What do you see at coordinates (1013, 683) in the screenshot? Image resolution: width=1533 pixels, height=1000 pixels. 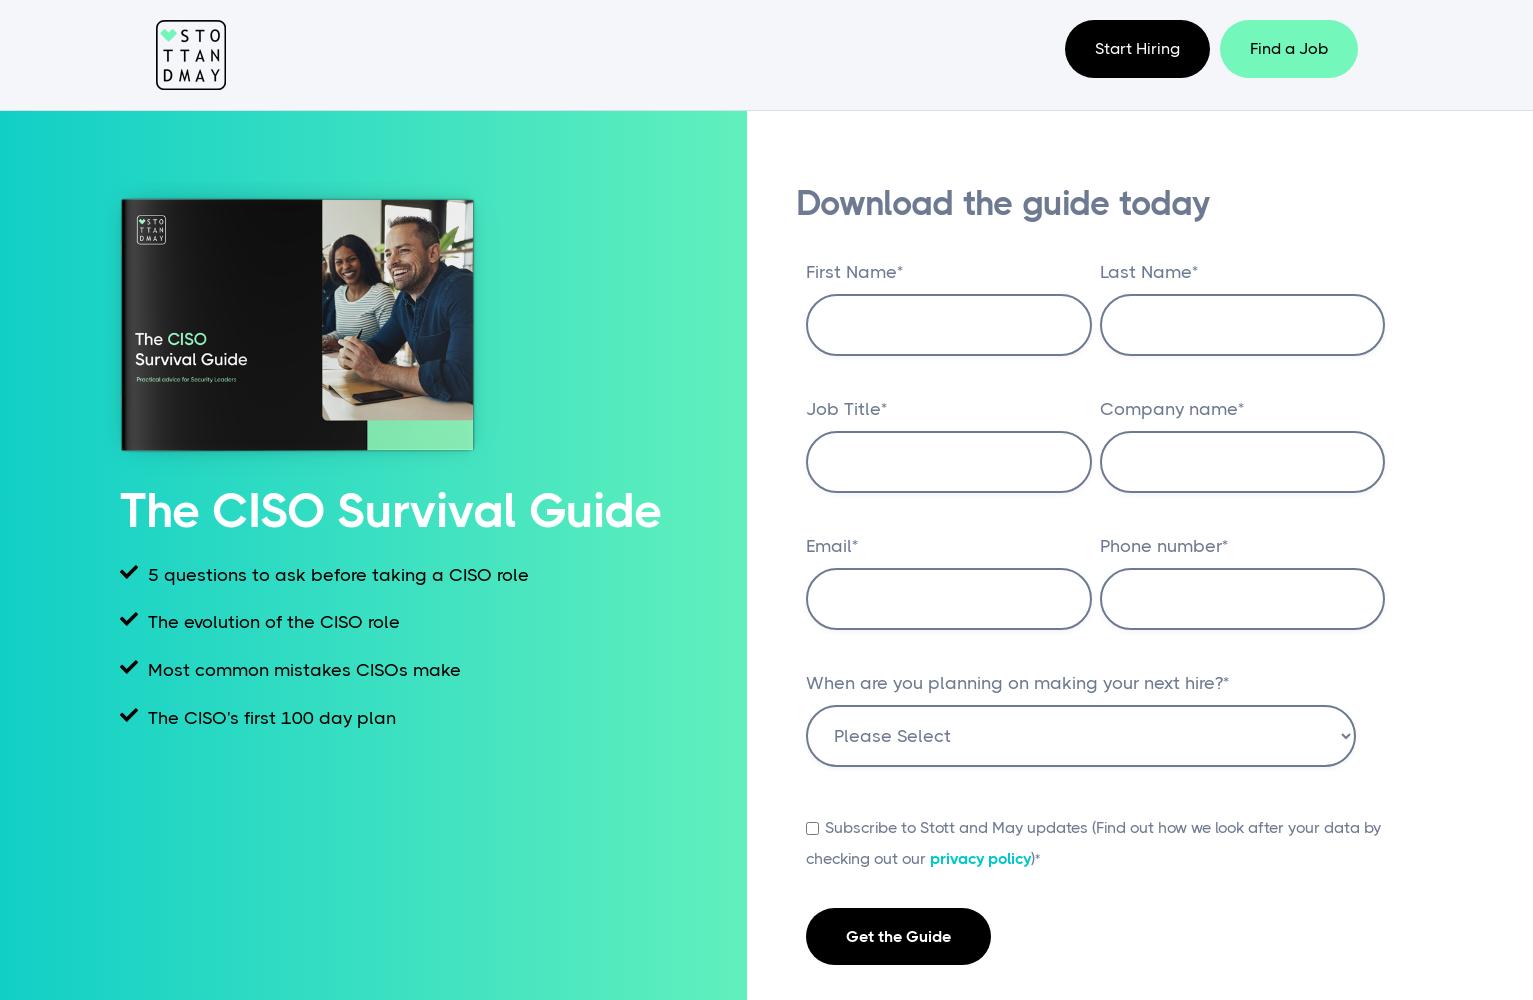 I see `'When are you planning on making your next hire?'` at bounding box center [1013, 683].